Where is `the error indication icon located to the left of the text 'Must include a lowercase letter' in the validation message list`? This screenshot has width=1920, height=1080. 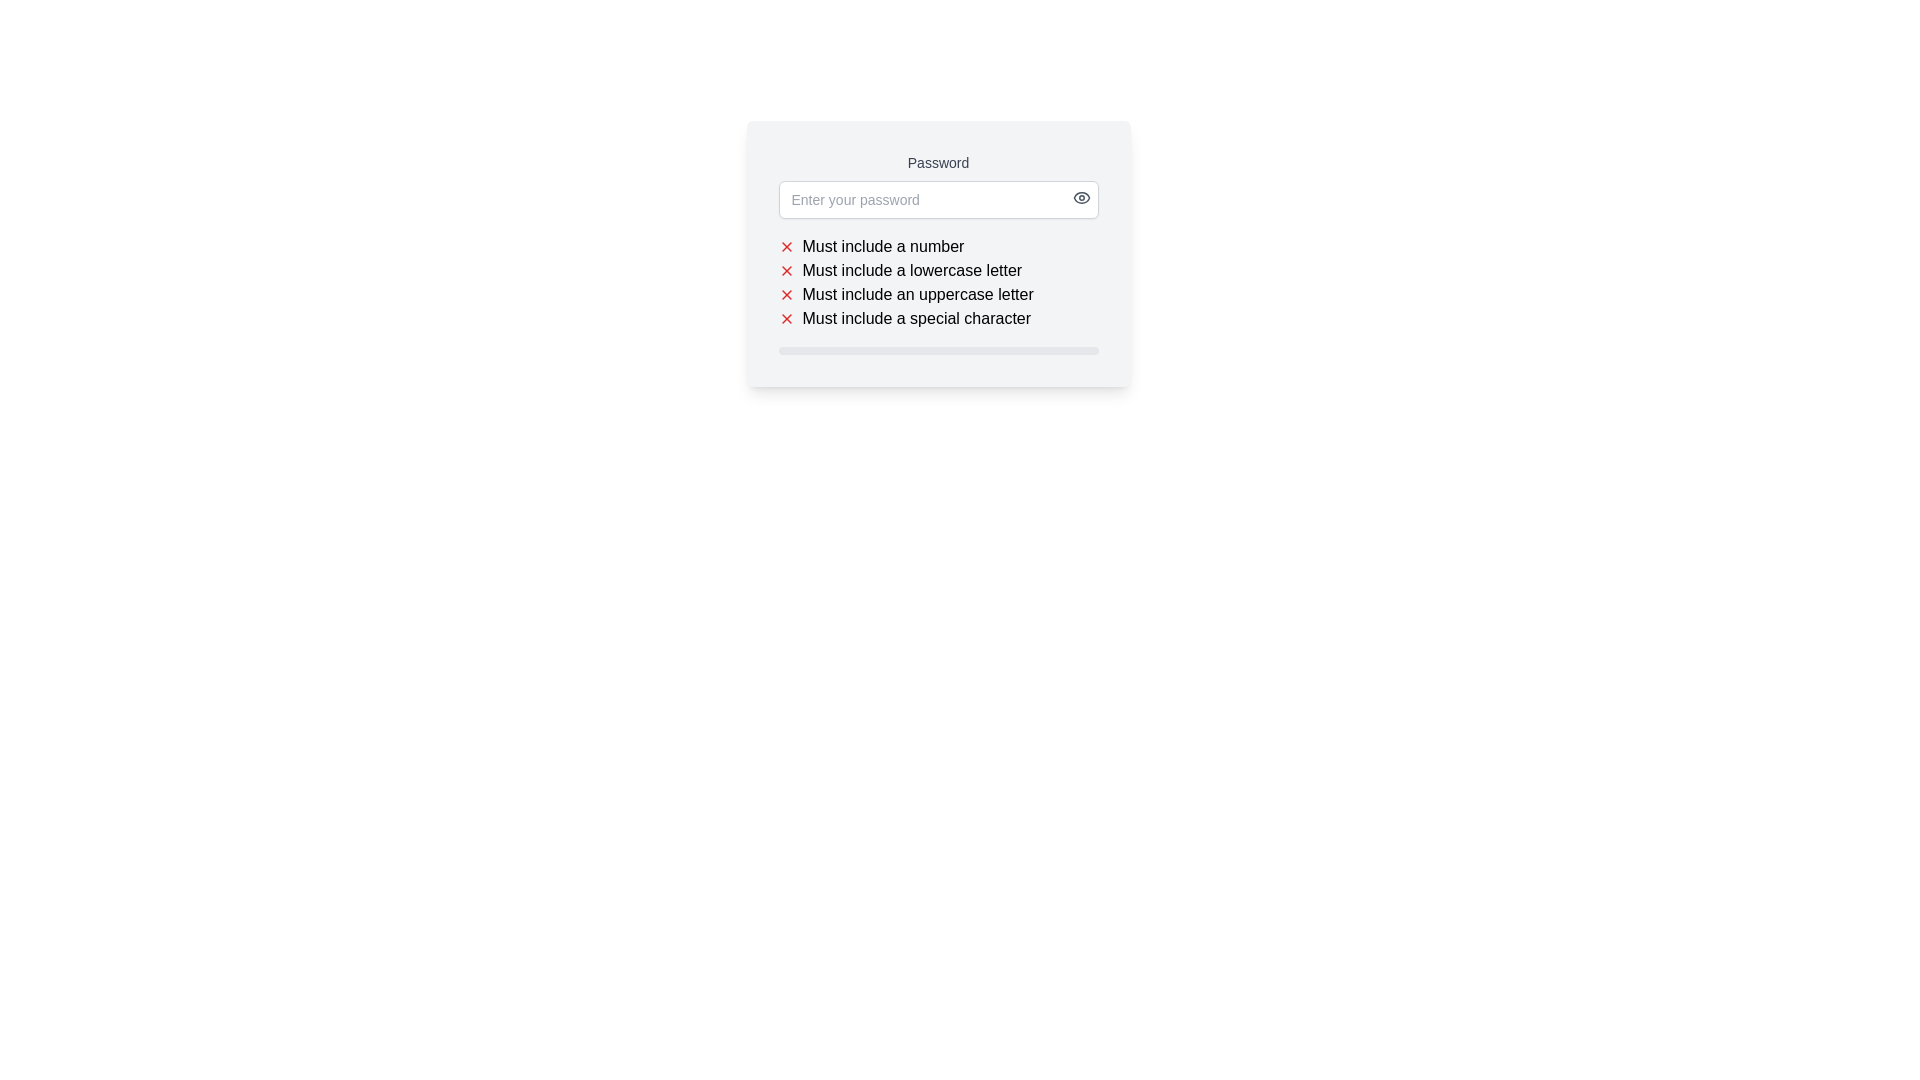 the error indication icon located to the left of the text 'Must include a lowercase letter' in the validation message list is located at coordinates (785, 270).